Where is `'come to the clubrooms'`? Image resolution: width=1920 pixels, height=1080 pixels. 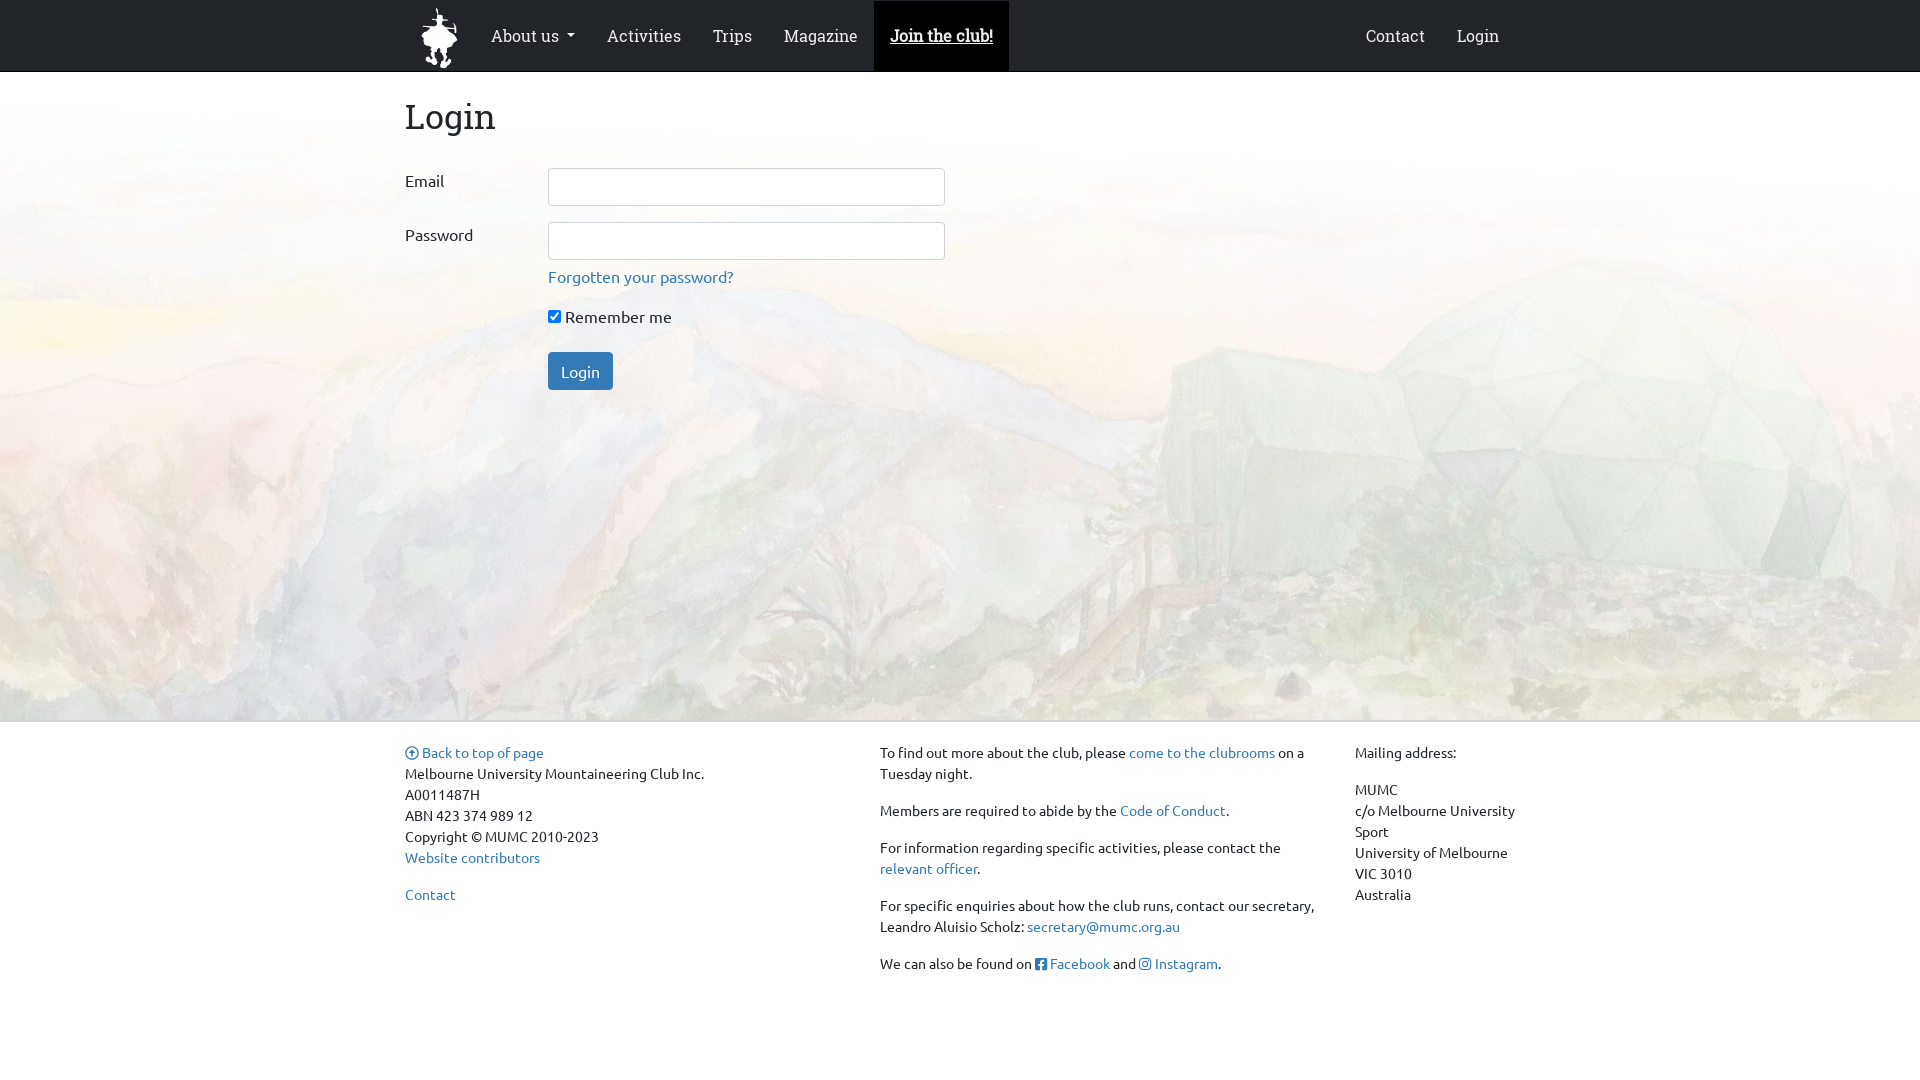 'come to the clubrooms' is located at coordinates (1200, 752).